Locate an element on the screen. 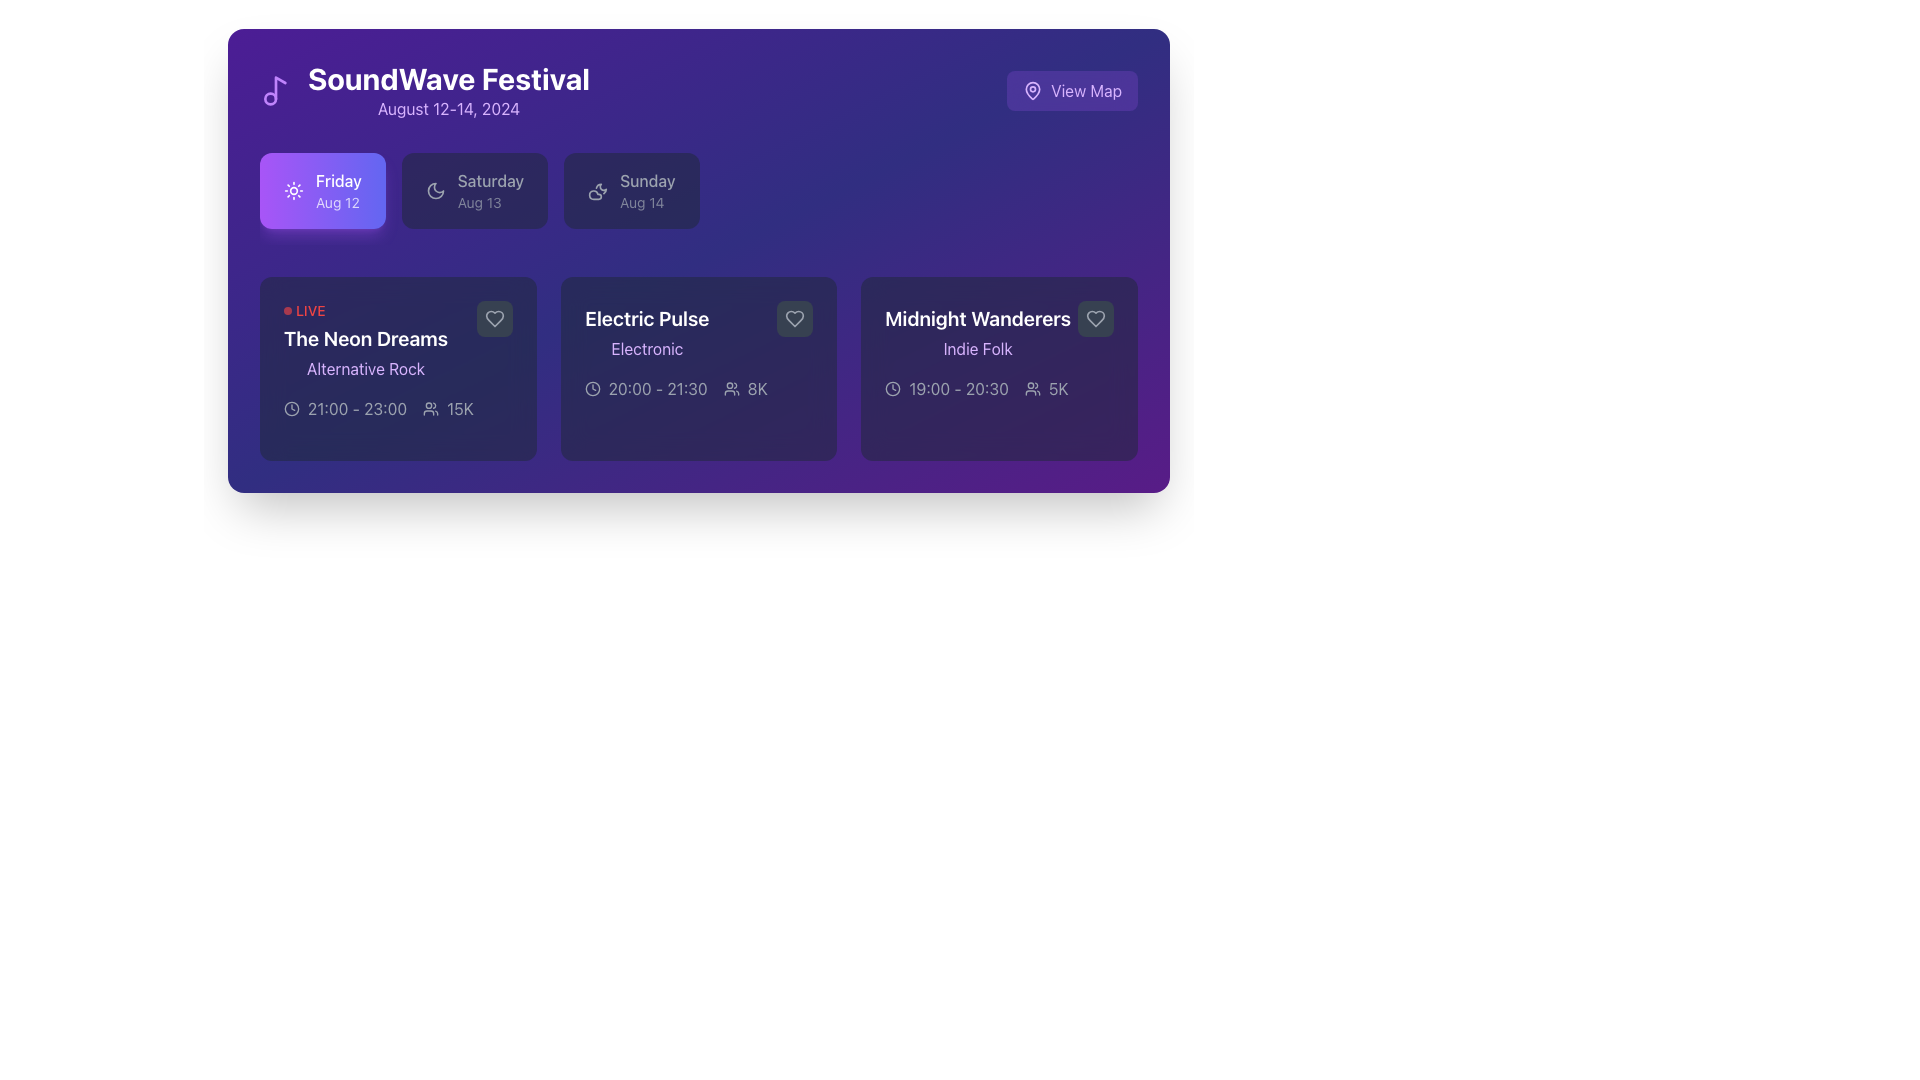  the heart icon in 'The Neon Dreams' card under the 'Friday, Aug 12' section is located at coordinates (494, 318).